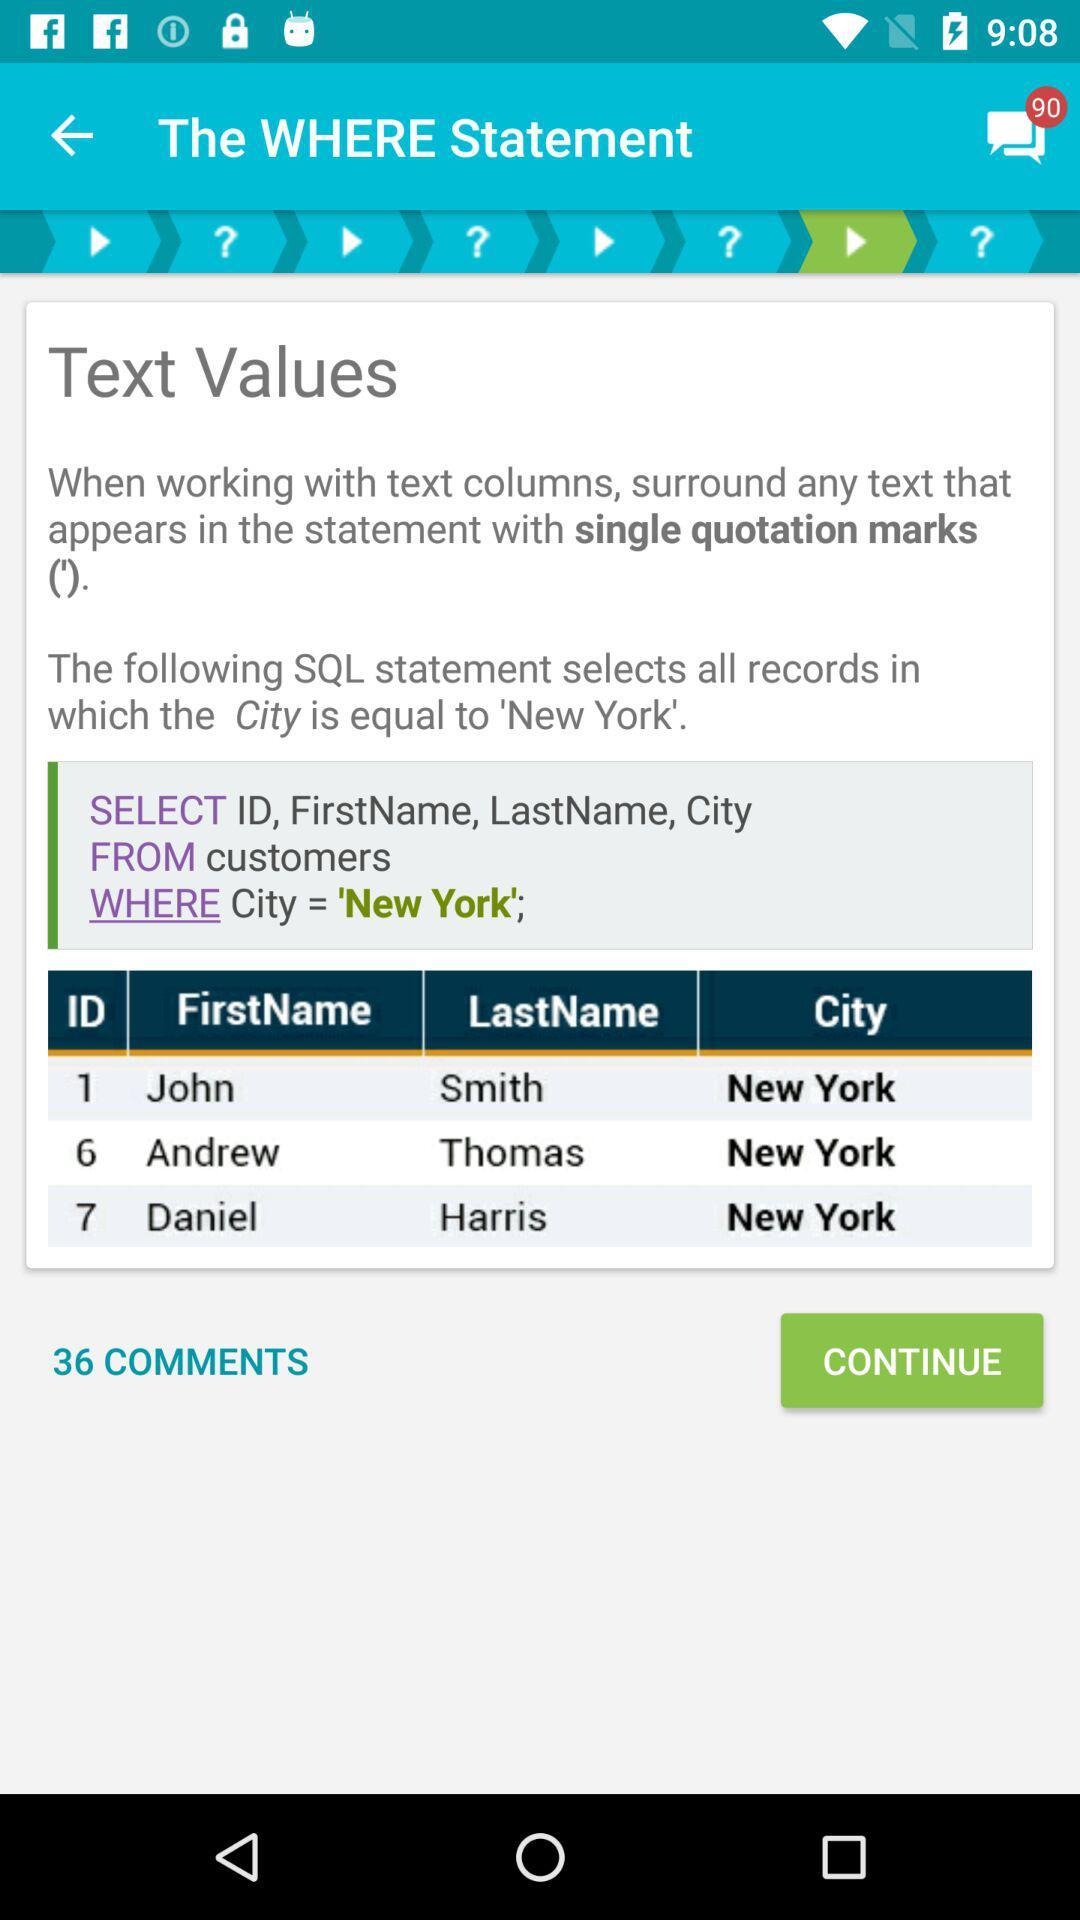  What do you see at coordinates (99, 240) in the screenshot?
I see `play` at bounding box center [99, 240].